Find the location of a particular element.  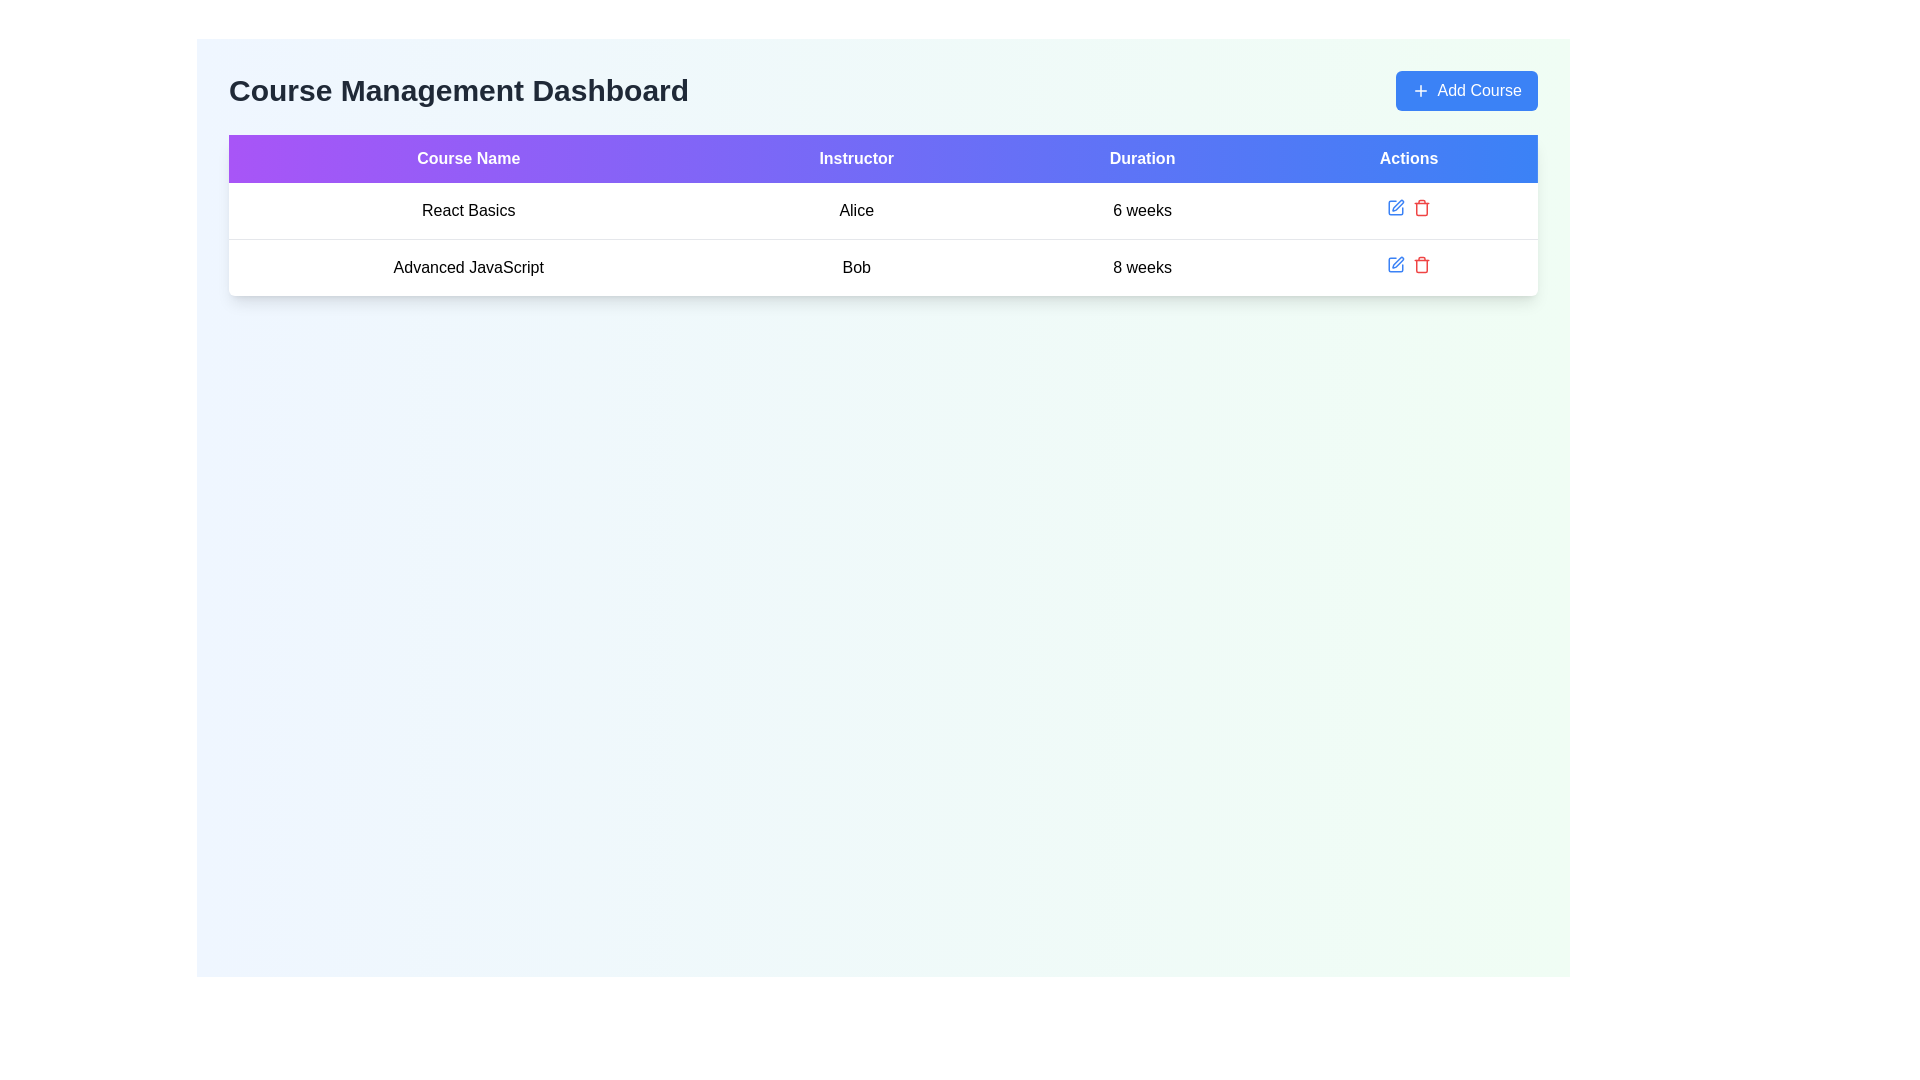

the blue edit icon and the red delete icon in the action buttons group located in the 'Actions' column of the second row for the 'Advanced JavaScript' course is located at coordinates (1408, 264).